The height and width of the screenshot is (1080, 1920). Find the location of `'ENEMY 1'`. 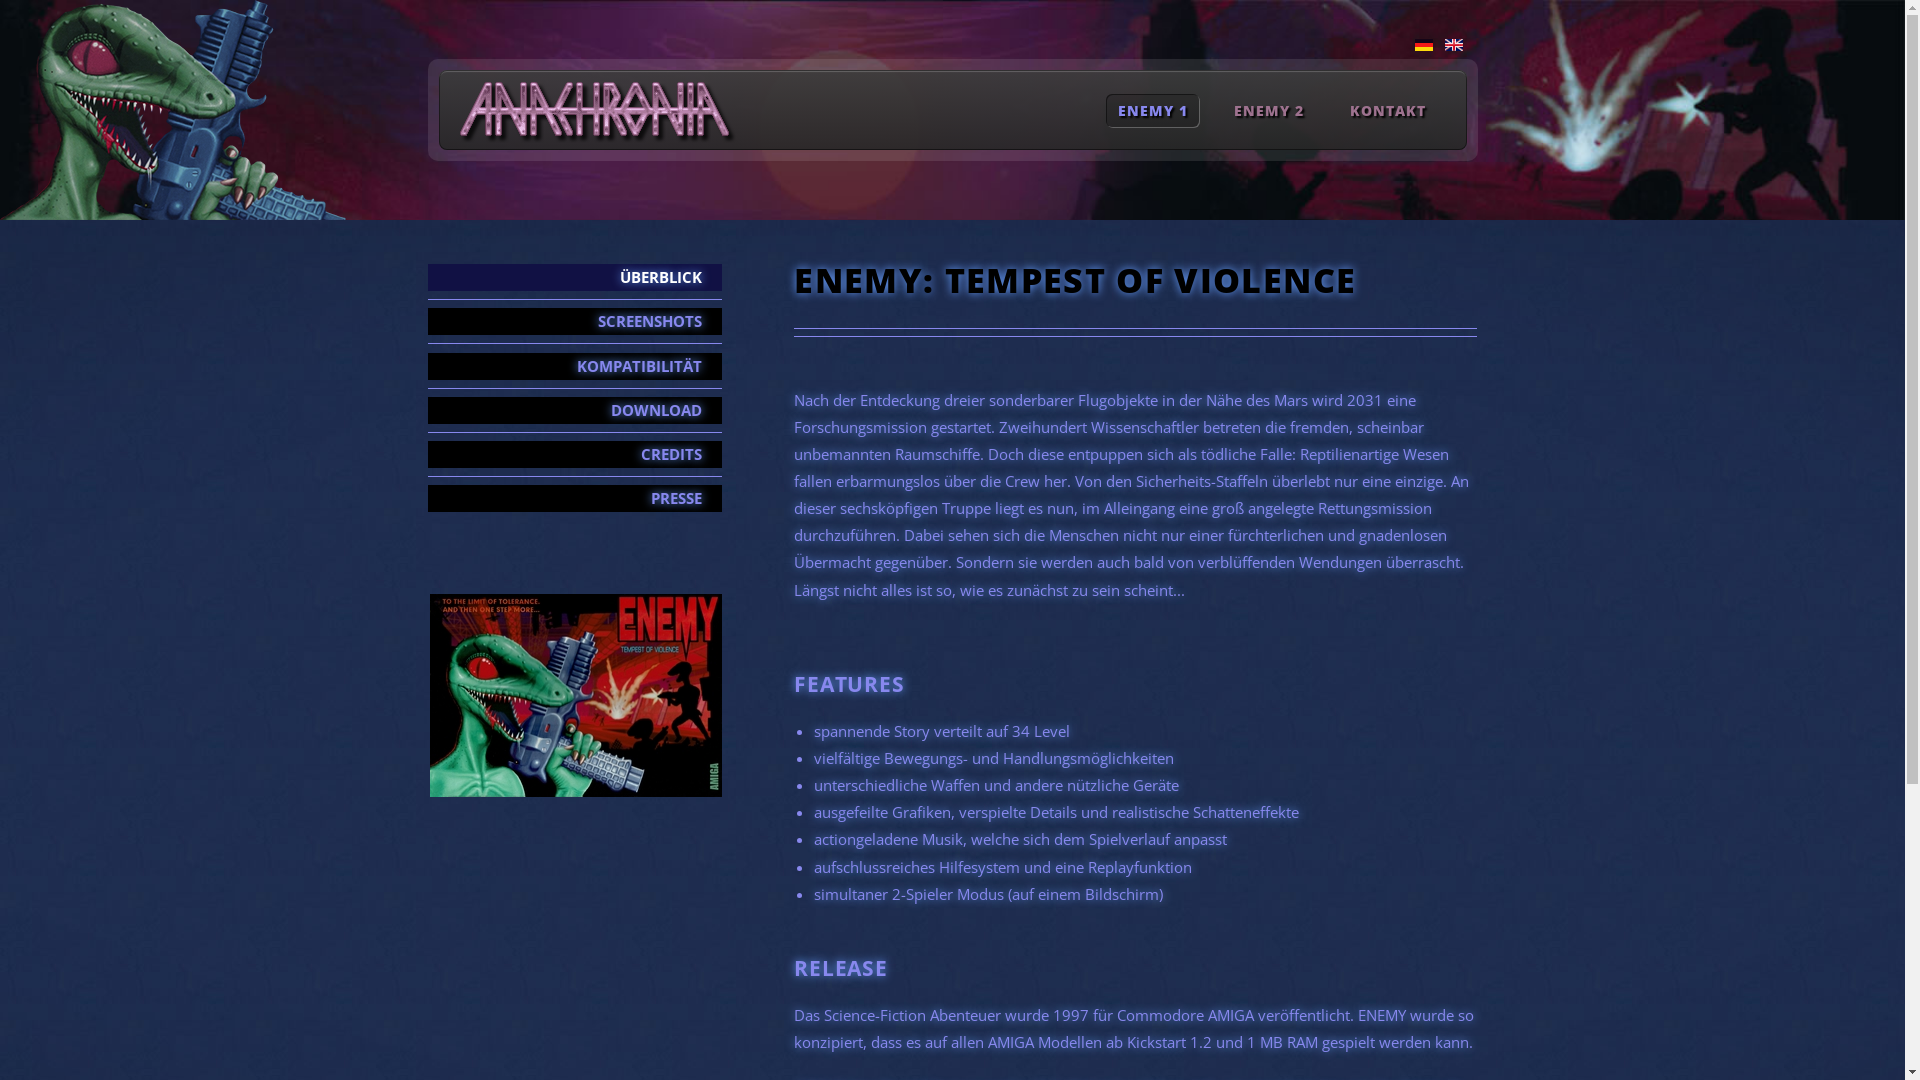

'ENEMY 1' is located at coordinates (1152, 110).